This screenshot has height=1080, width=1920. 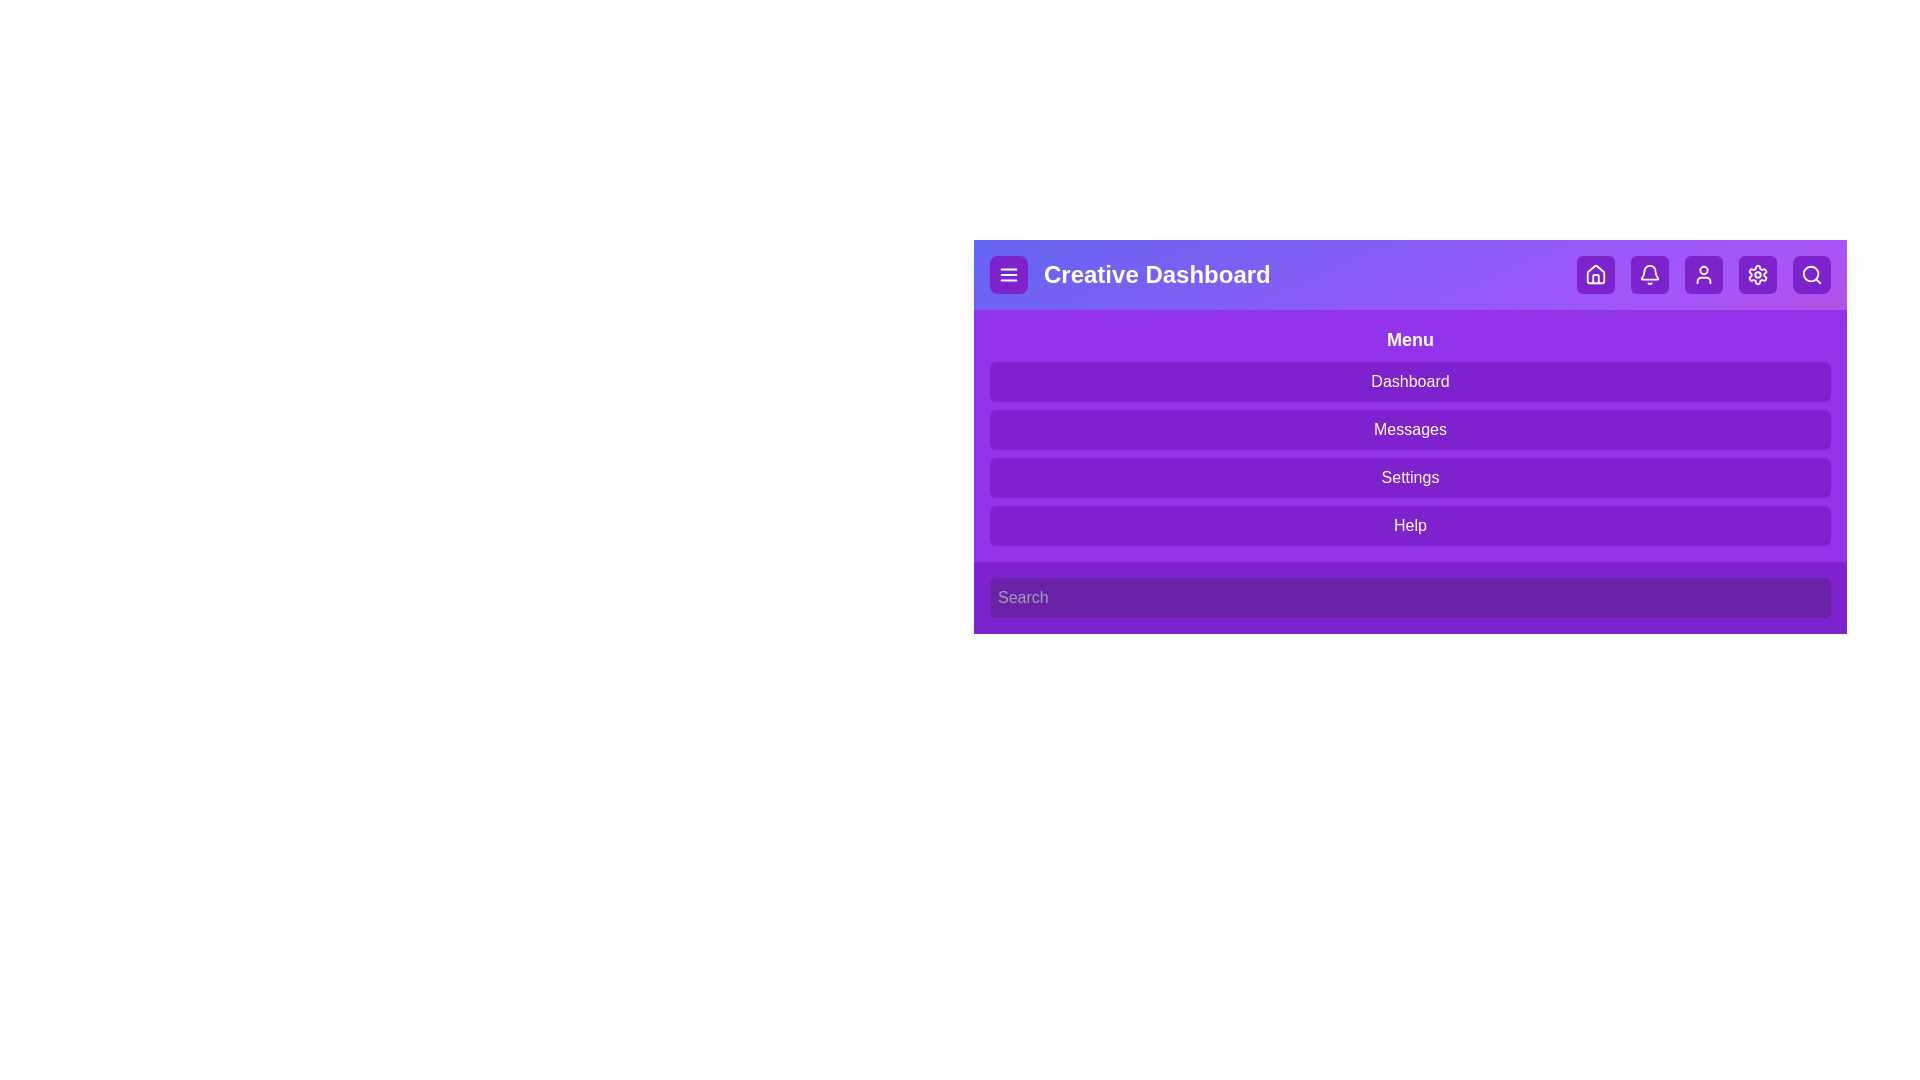 I want to click on 'Menu' button to toggle the side menu visibility, so click(x=1008, y=274).